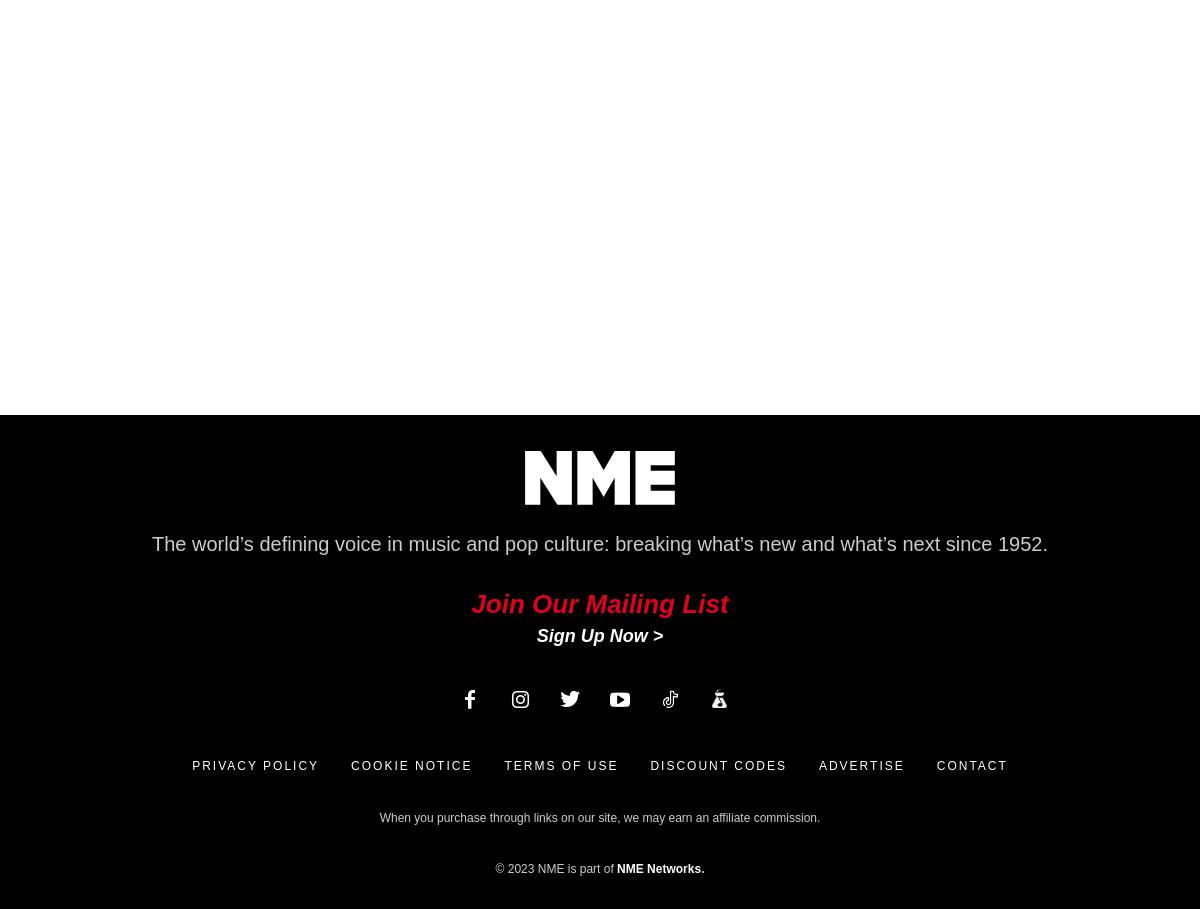  What do you see at coordinates (860, 765) in the screenshot?
I see `'Advertise'` at bounding box center [860, 765].